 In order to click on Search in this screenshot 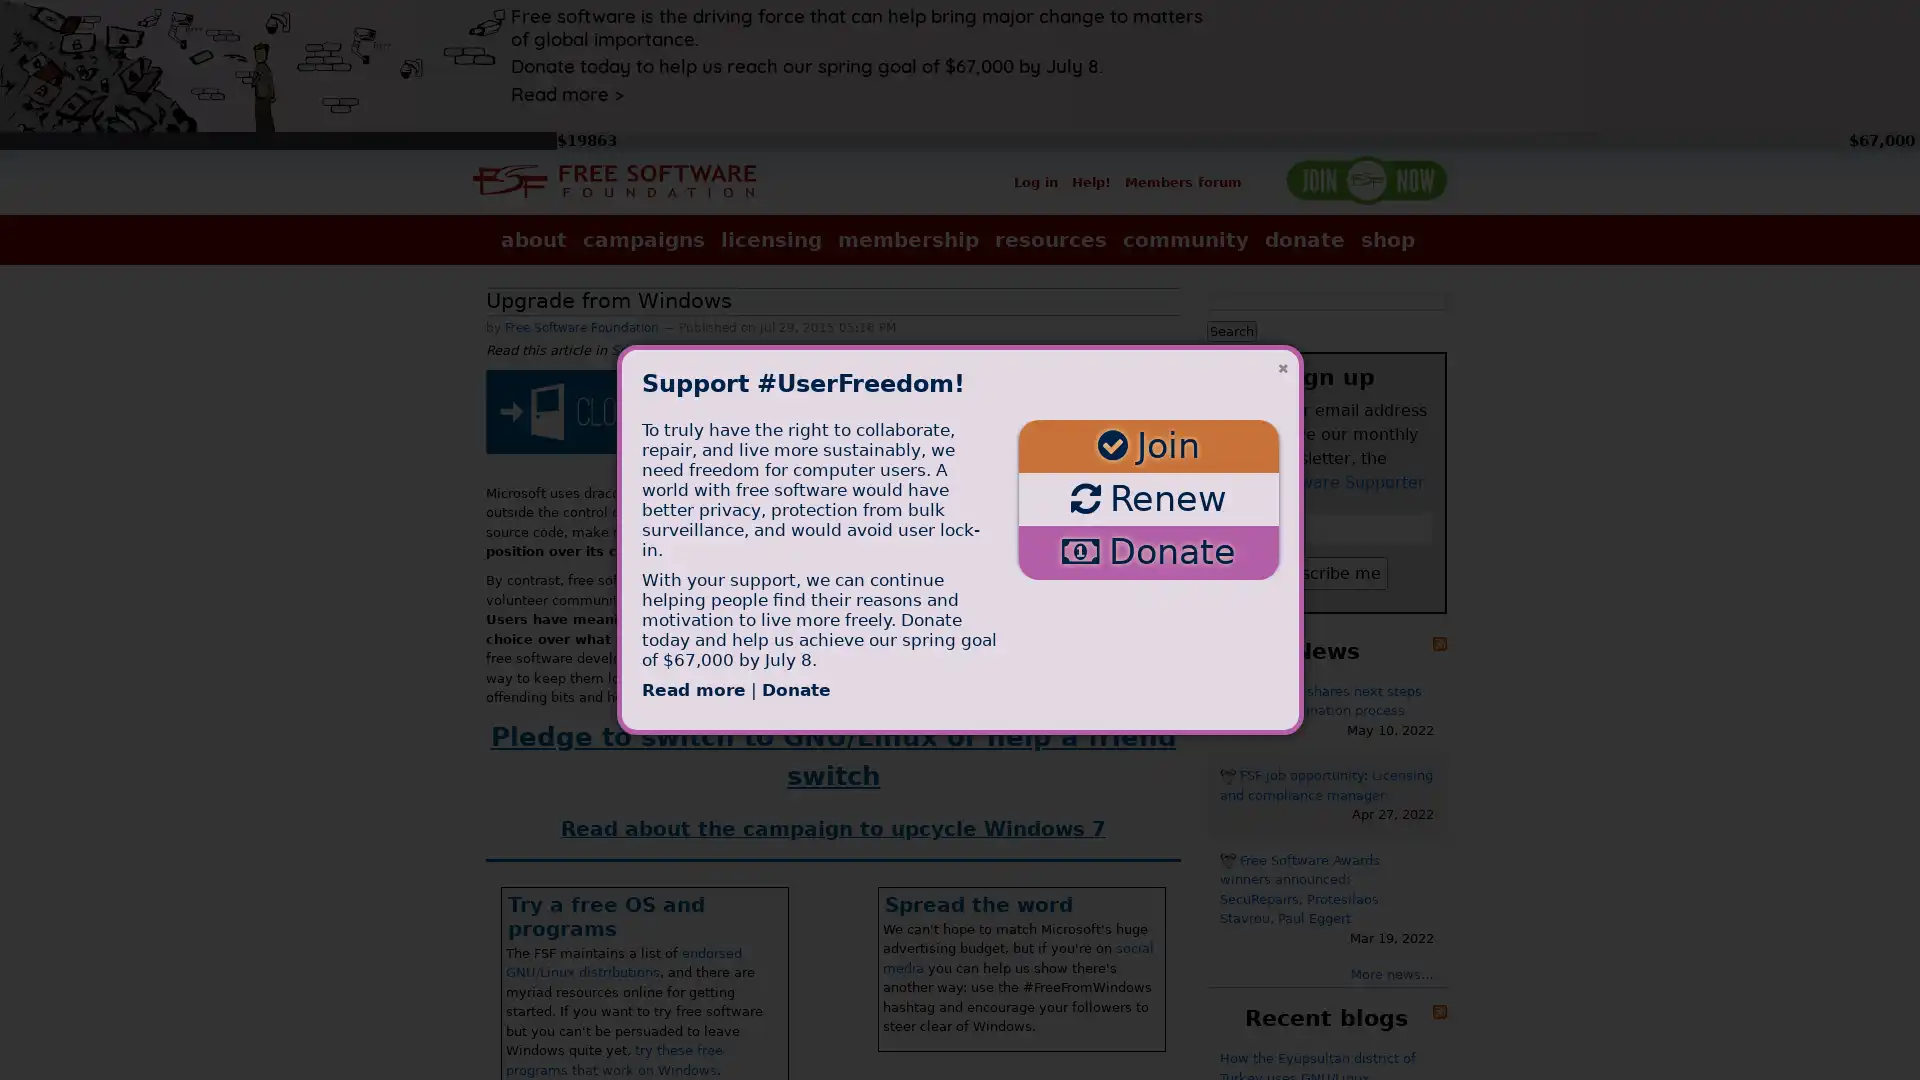, I will do `click(1231, 329)`.